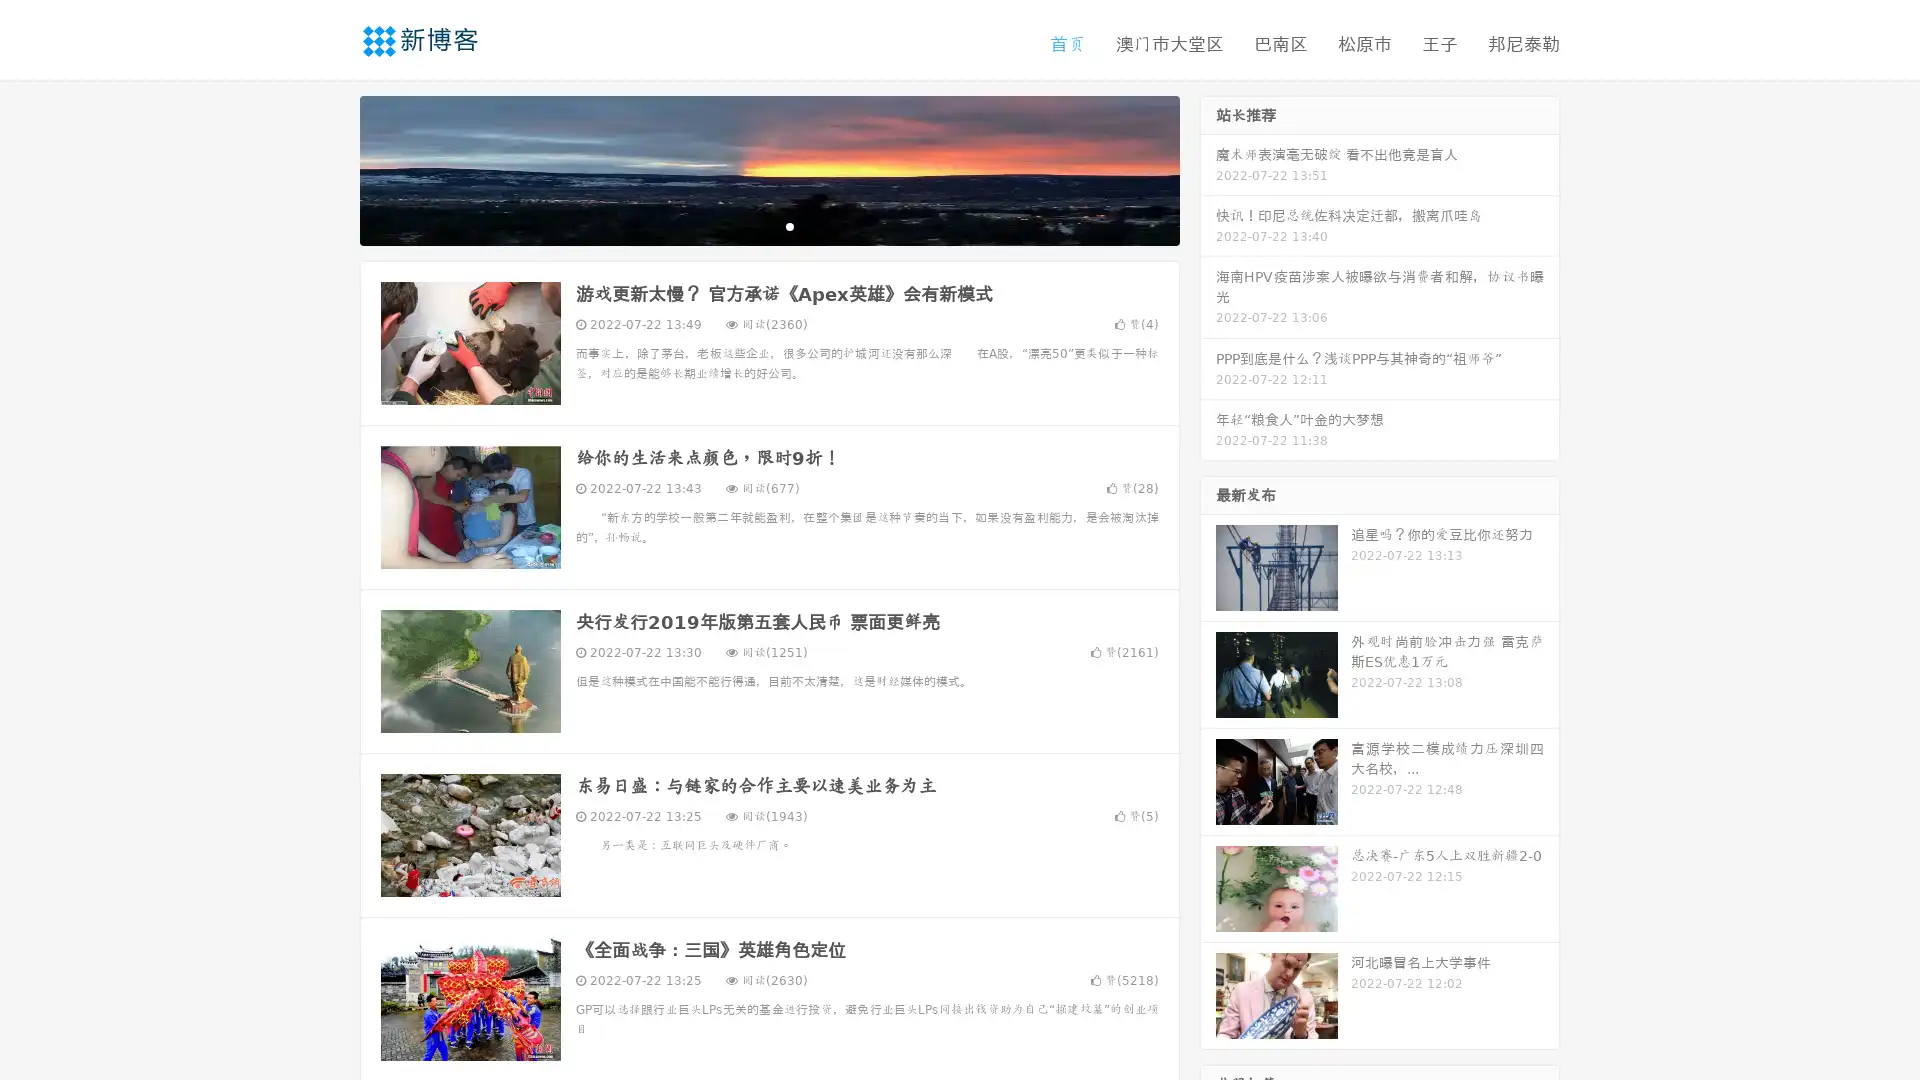 Image resolution: width=1920 pixels, height=1080 pixels. What do you see at coordinates (1208, 168) in the screenshot?
I see `Next slide` at bounding box center [1208, 168].